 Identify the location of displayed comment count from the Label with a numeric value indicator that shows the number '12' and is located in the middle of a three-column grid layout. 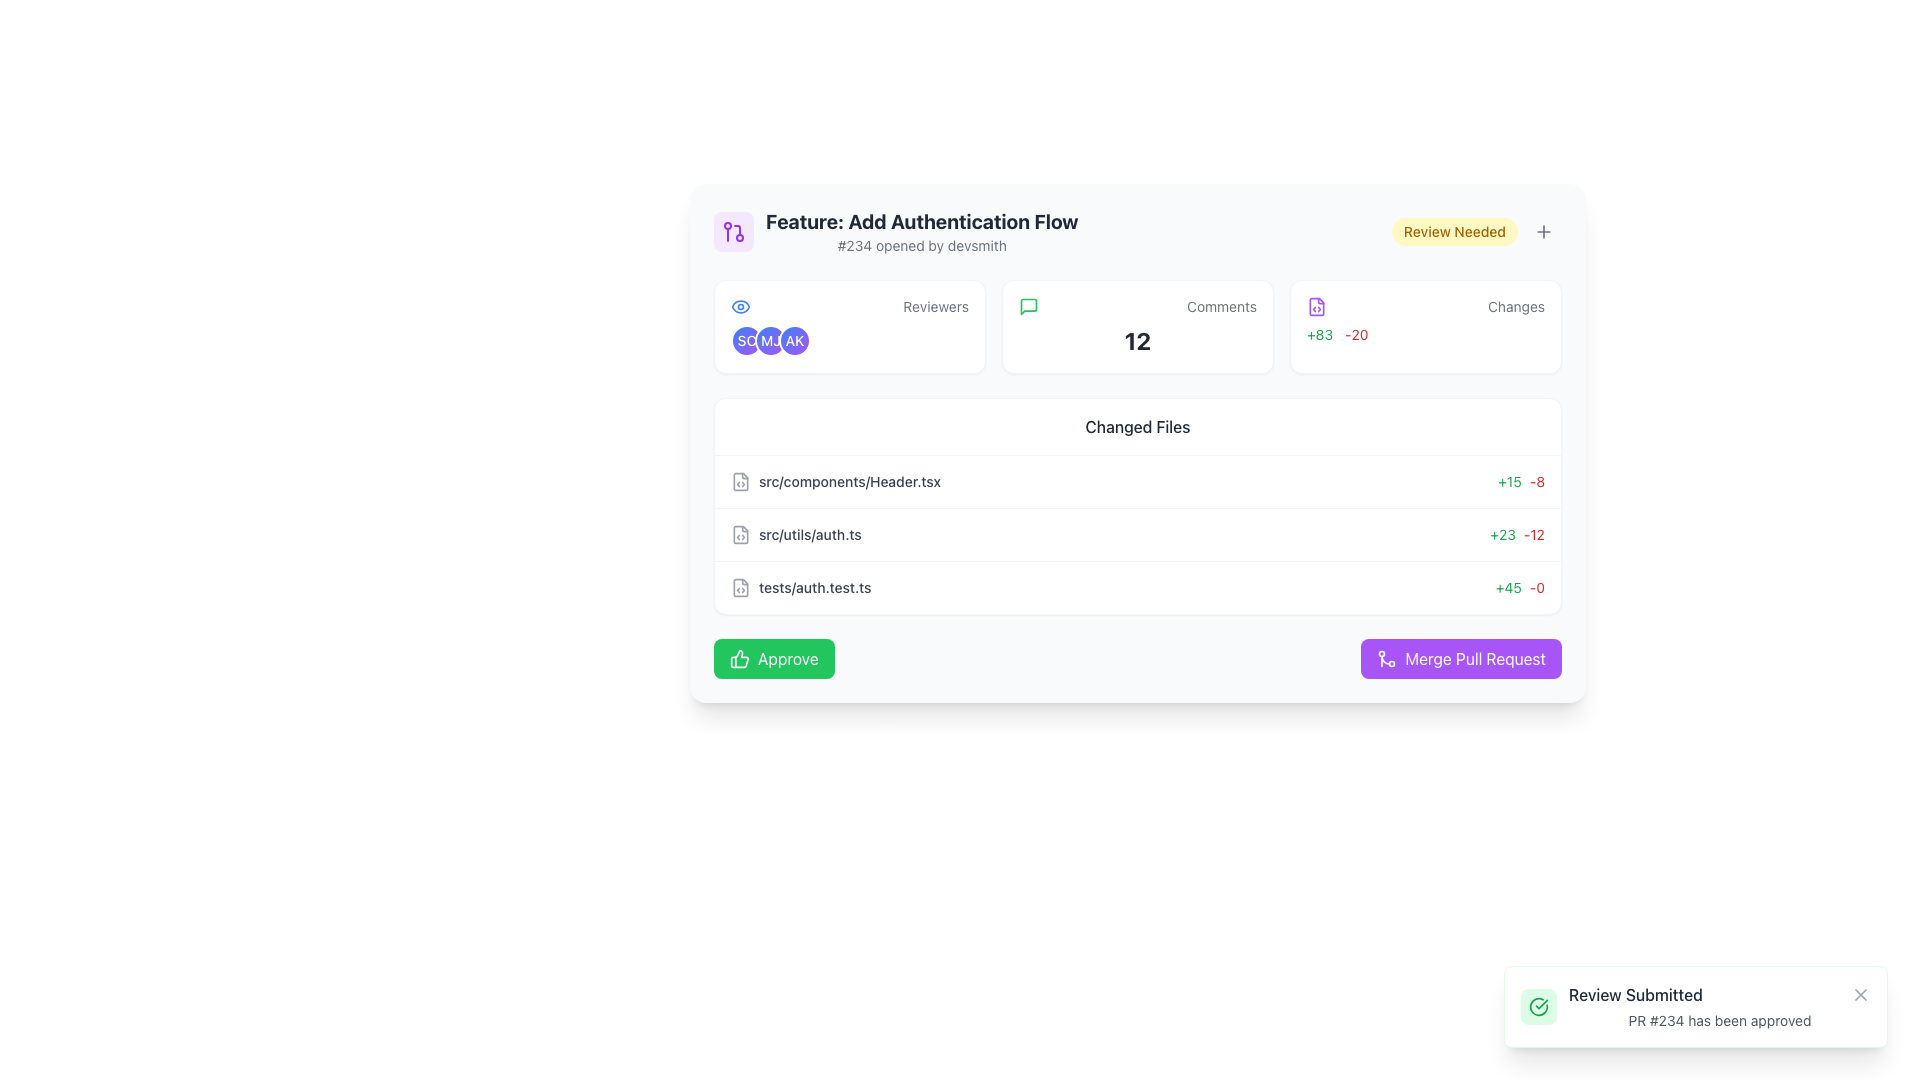
(1137, 326).